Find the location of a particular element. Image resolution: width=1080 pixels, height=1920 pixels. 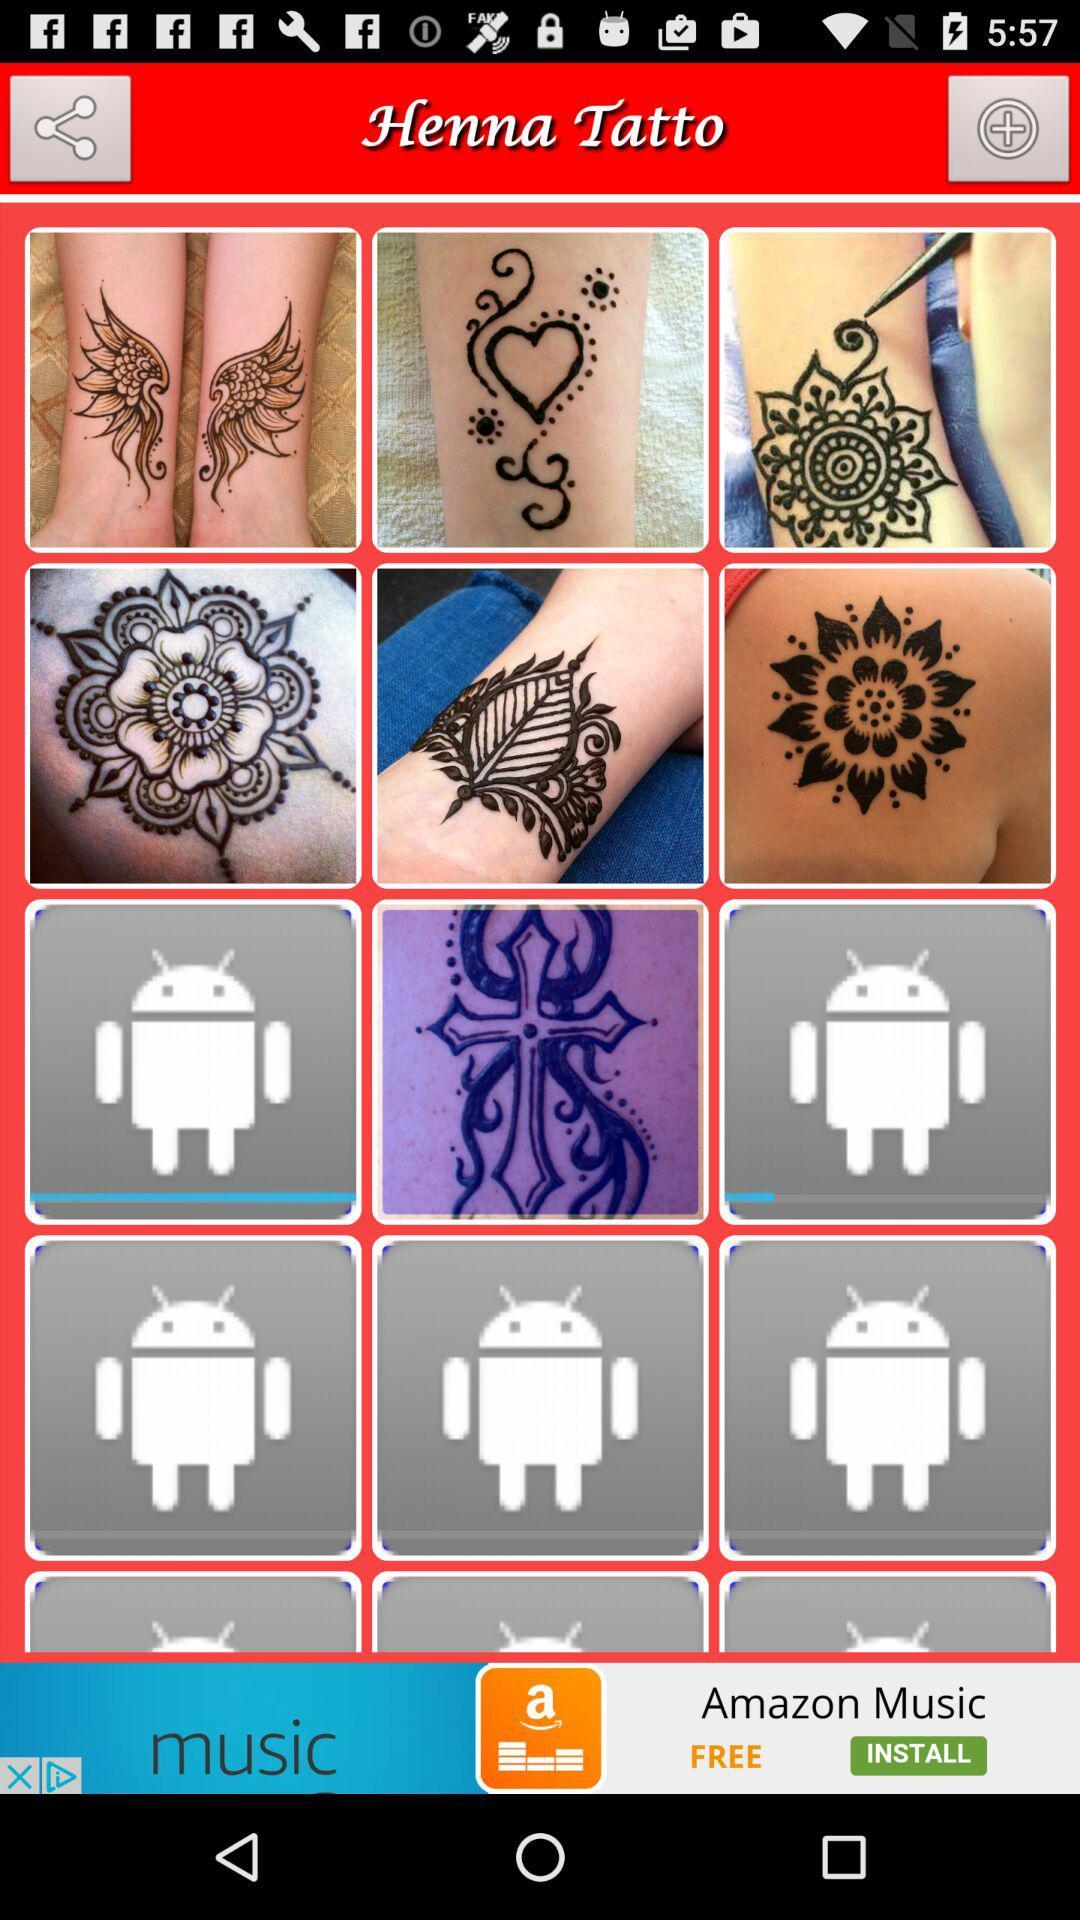

share option is located at coordinates (69, 132).